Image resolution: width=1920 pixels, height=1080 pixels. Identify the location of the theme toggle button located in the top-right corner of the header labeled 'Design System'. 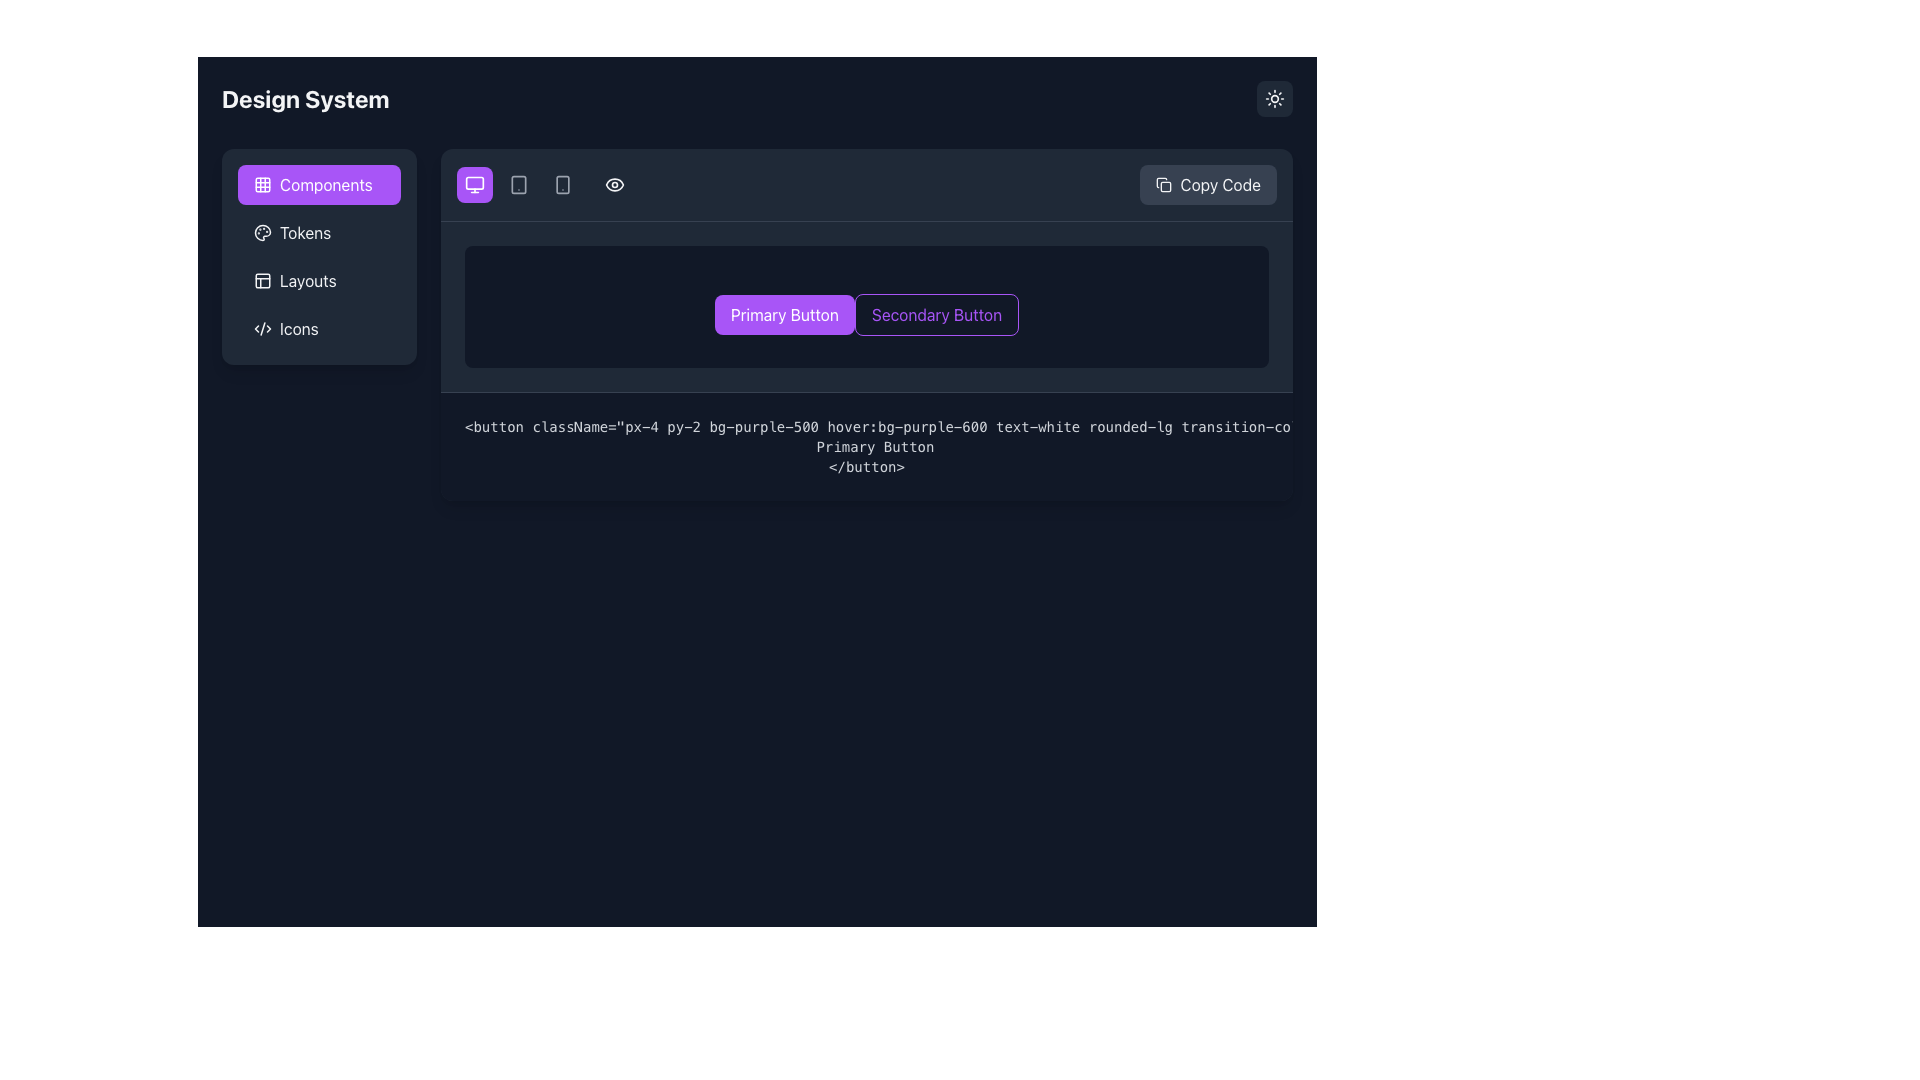
(1274, 99).